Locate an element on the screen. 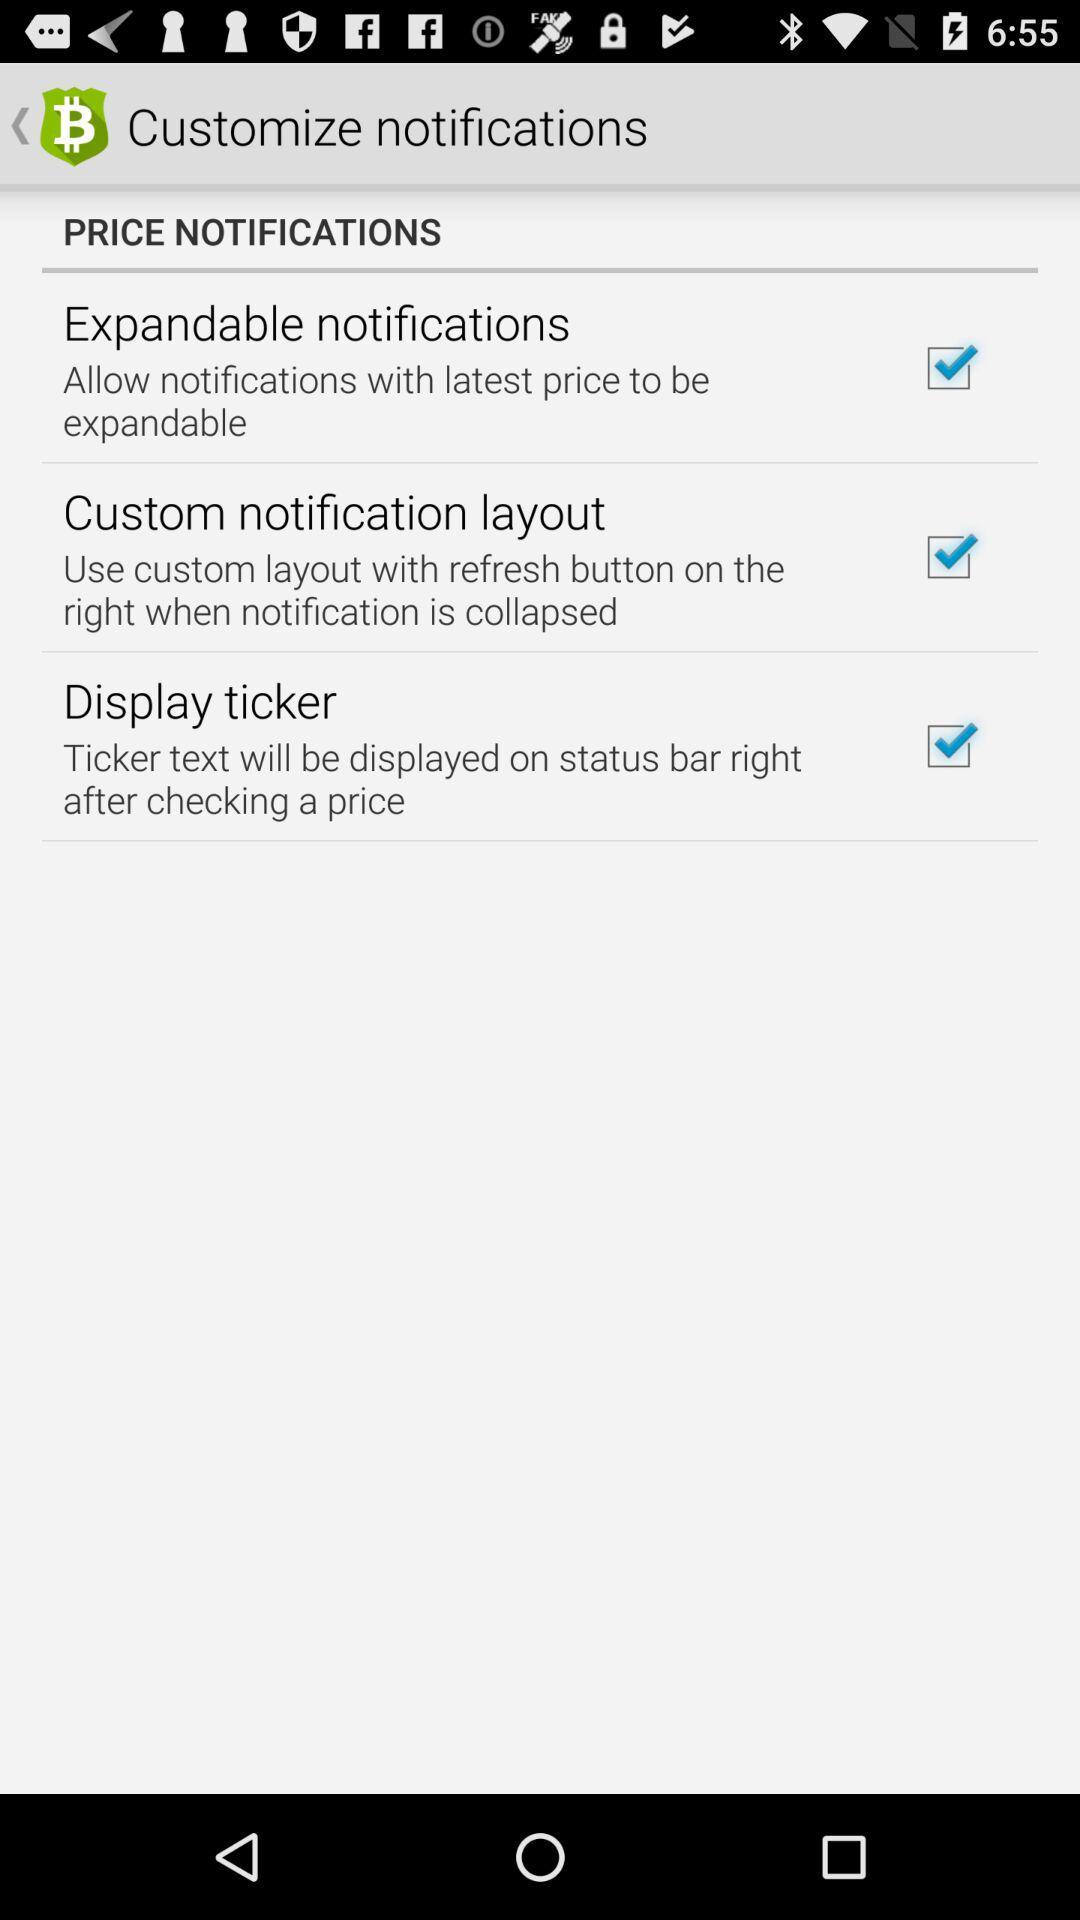 Image resolution: width=1080 pixels, height=1920 pixels. the ticker text will is located at coordinates (463, 777).